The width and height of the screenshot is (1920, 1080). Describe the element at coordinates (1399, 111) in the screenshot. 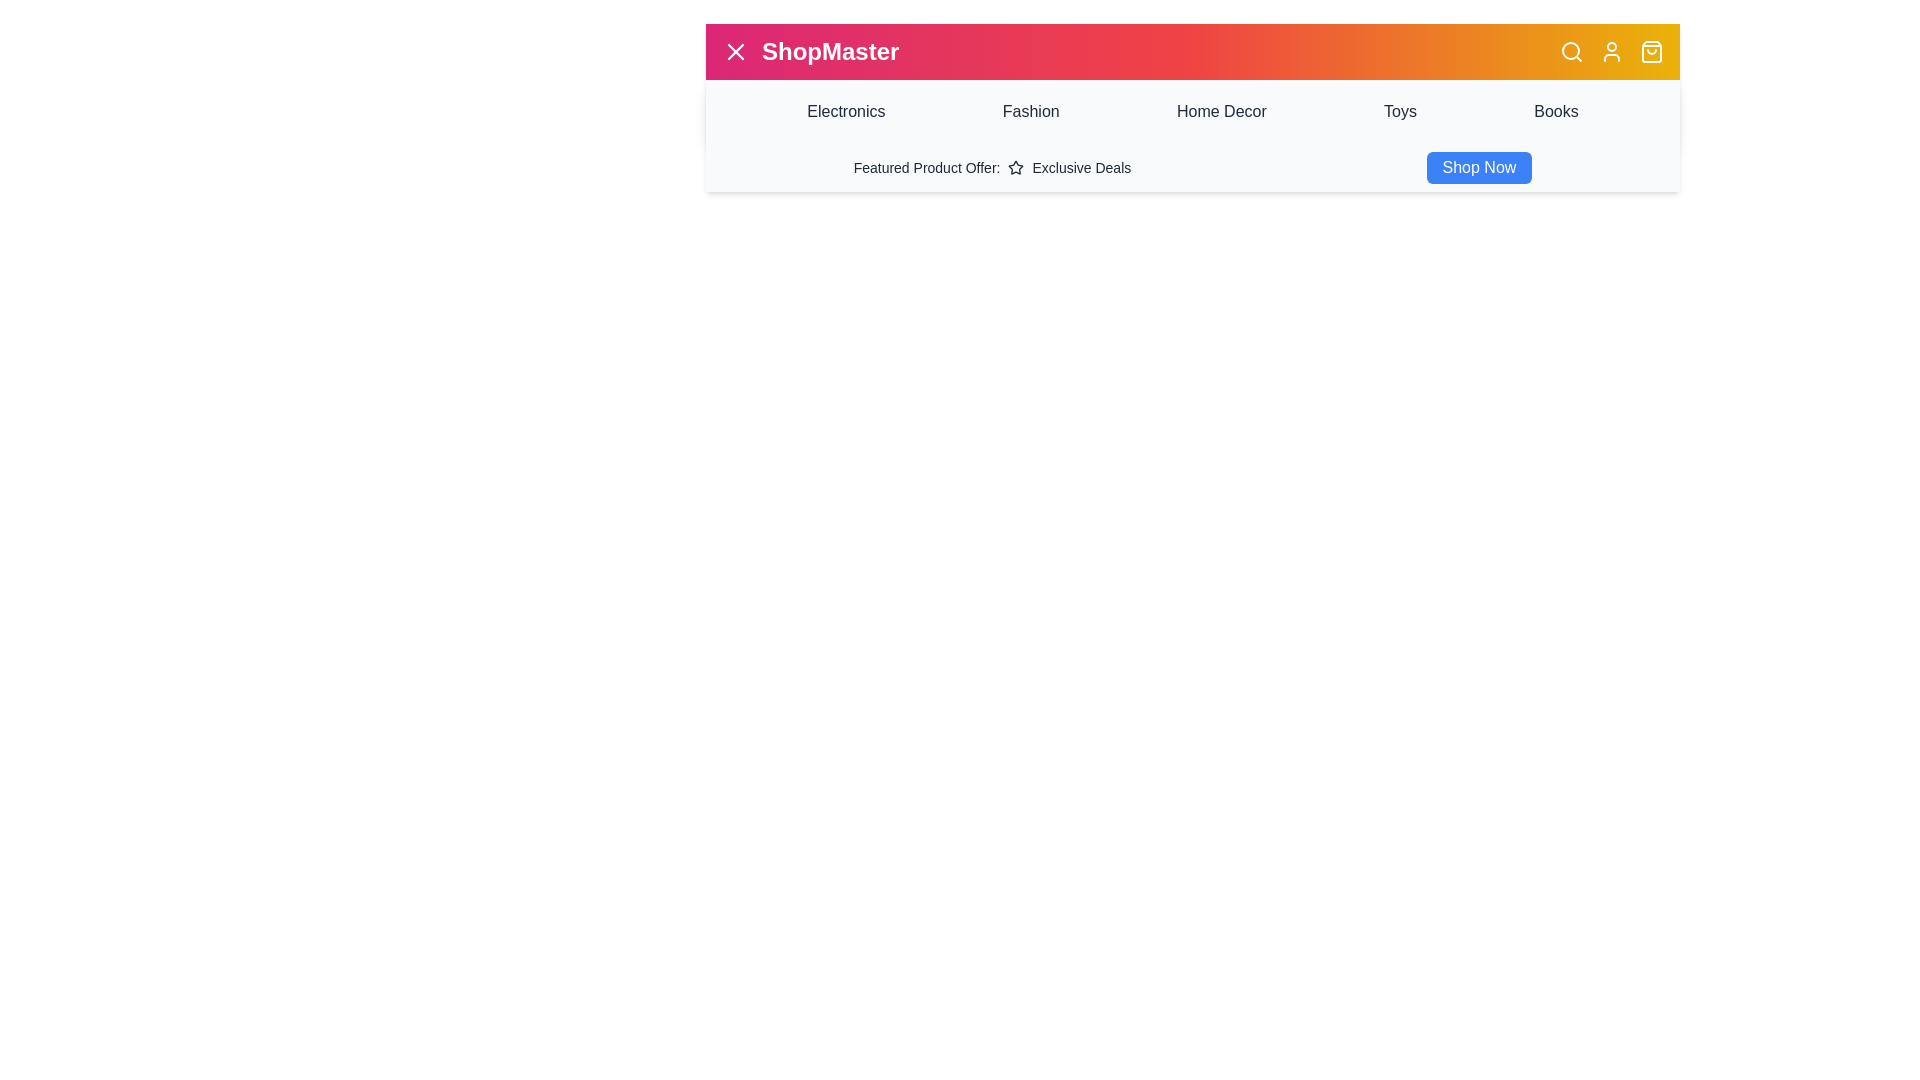

I see `the category Toys to navigate to the respective section` at that location.